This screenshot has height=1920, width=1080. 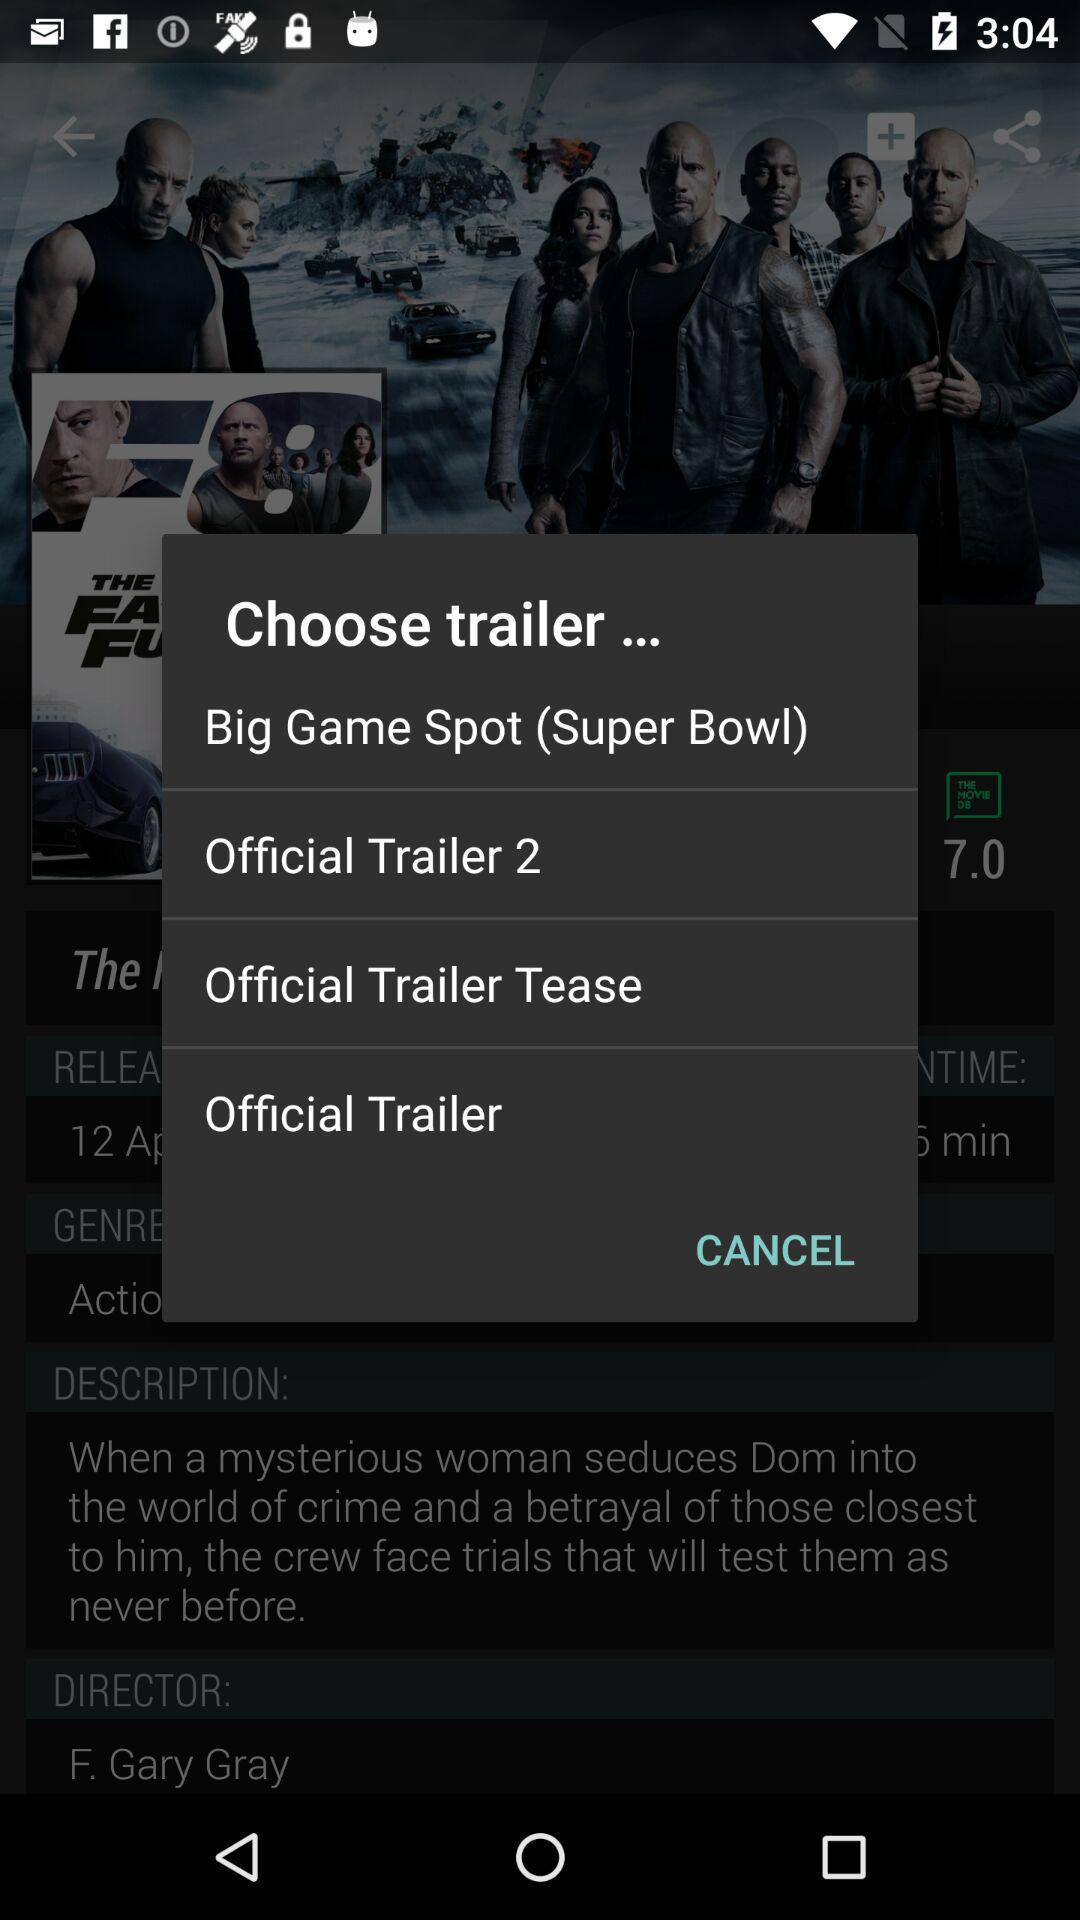 What do you see at coordinates (540, 724) in the screenshot?
I see `big game spot item` at bounding box center [540, 724].